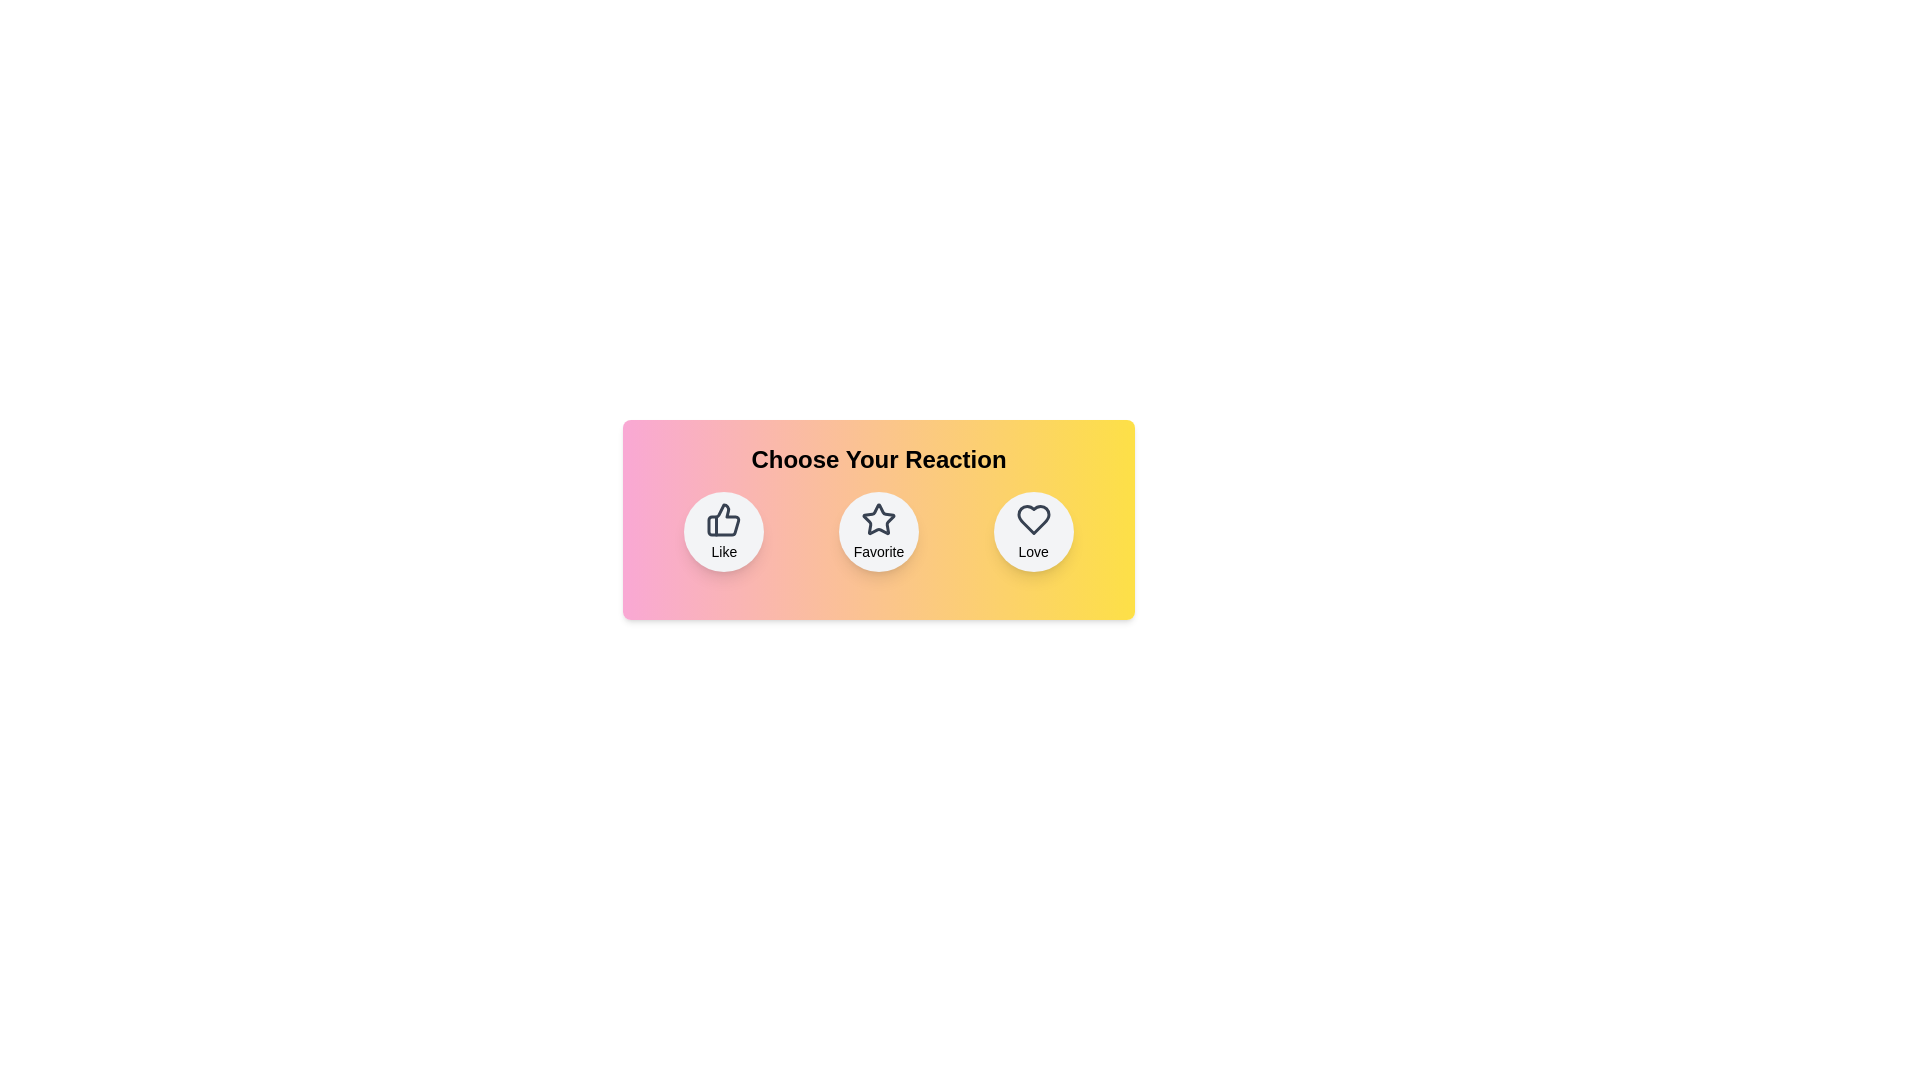 The height and width of the screenshot is (1080, 1920). I want to click on the Favorite button to select the corresponding reaction, so click(878, 531).